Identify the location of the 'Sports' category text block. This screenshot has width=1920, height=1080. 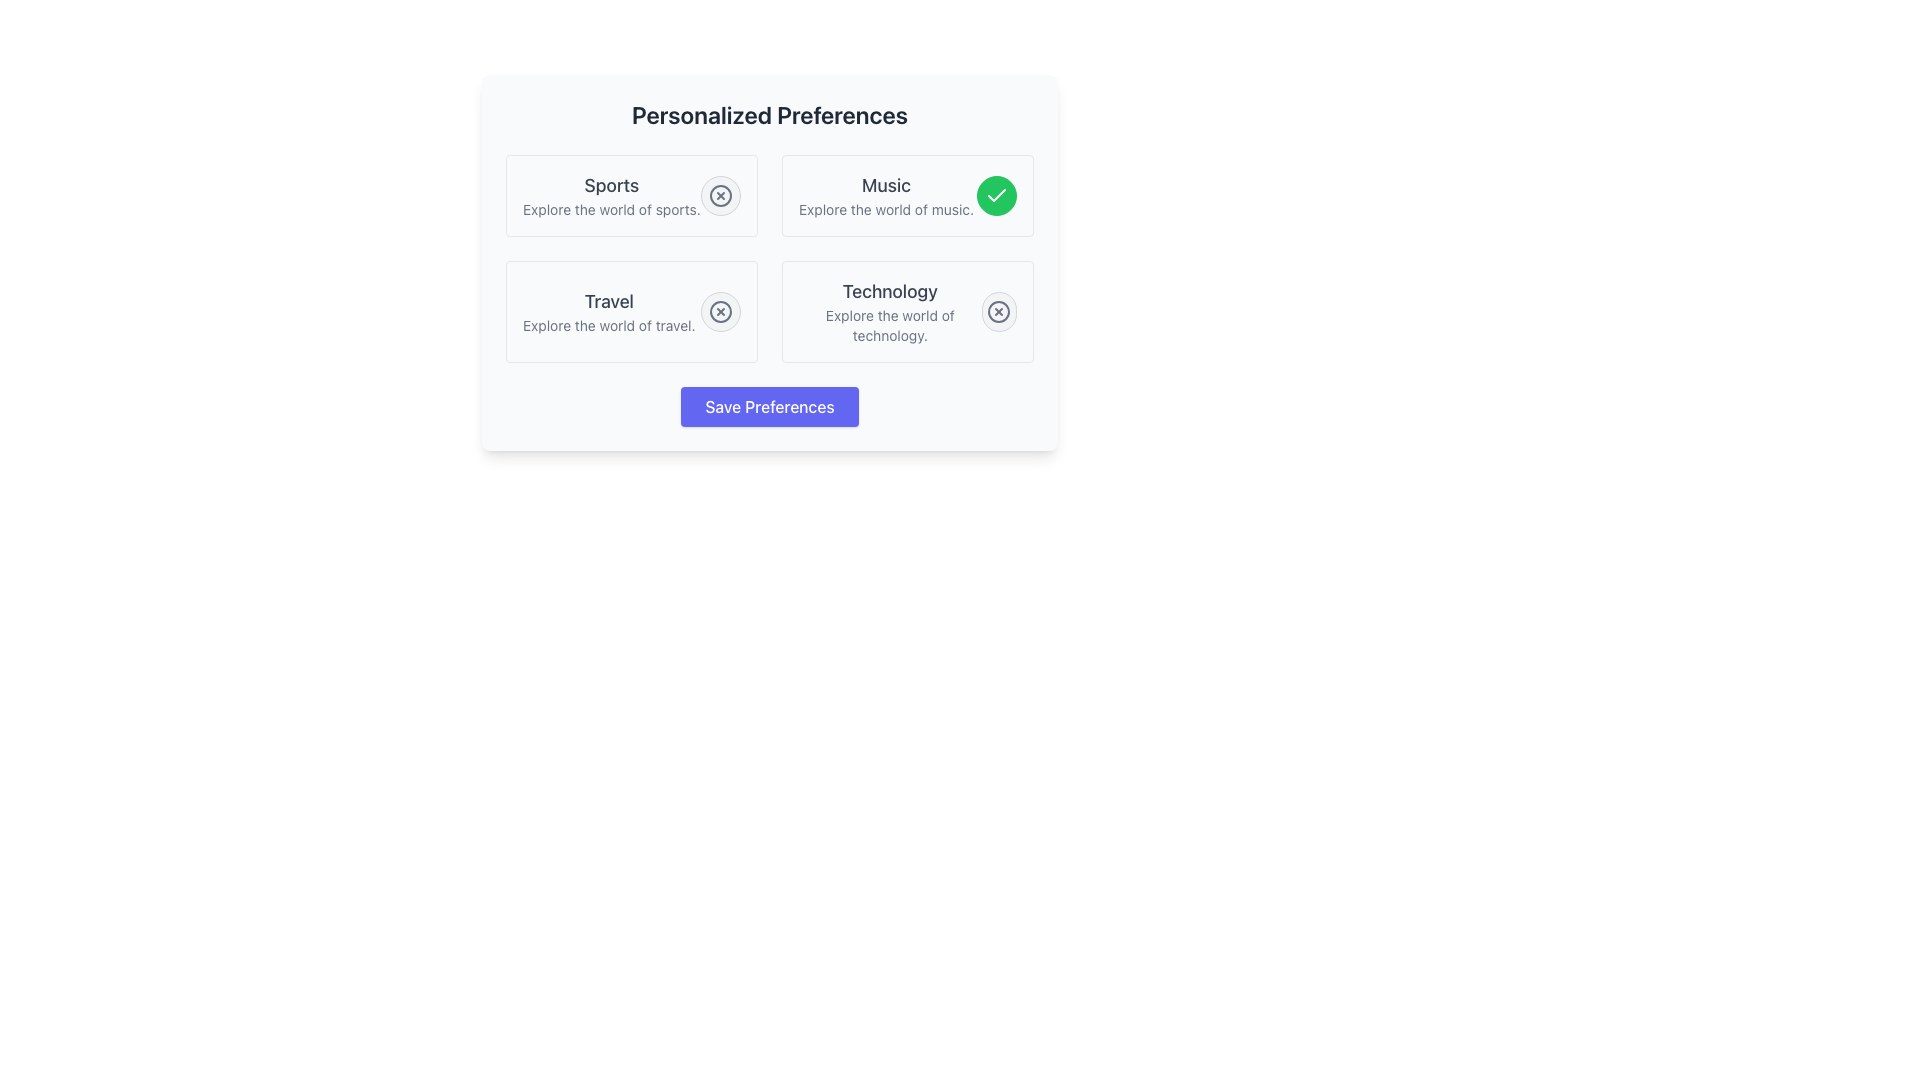
(610, 196).